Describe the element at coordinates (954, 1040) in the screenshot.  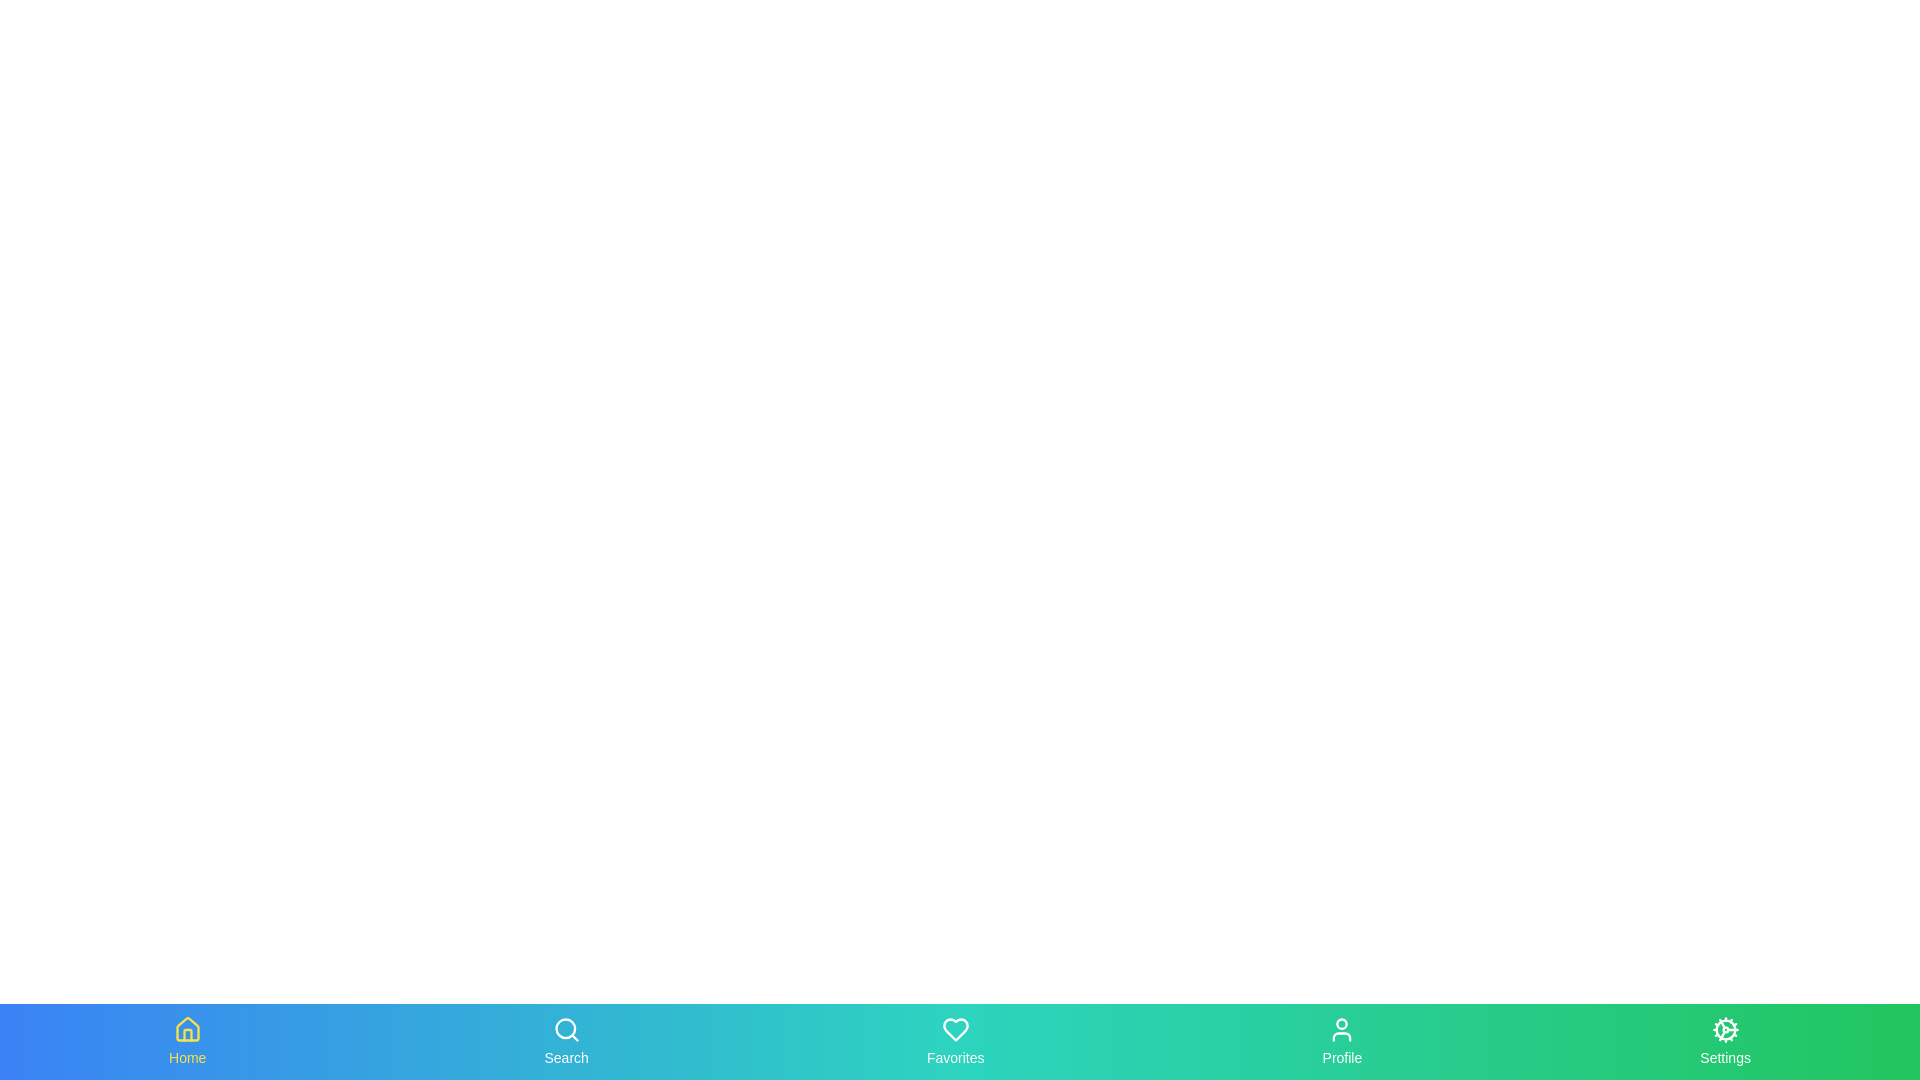
I see `the tab labeled Favorites to observe the scaling animation` at that location.